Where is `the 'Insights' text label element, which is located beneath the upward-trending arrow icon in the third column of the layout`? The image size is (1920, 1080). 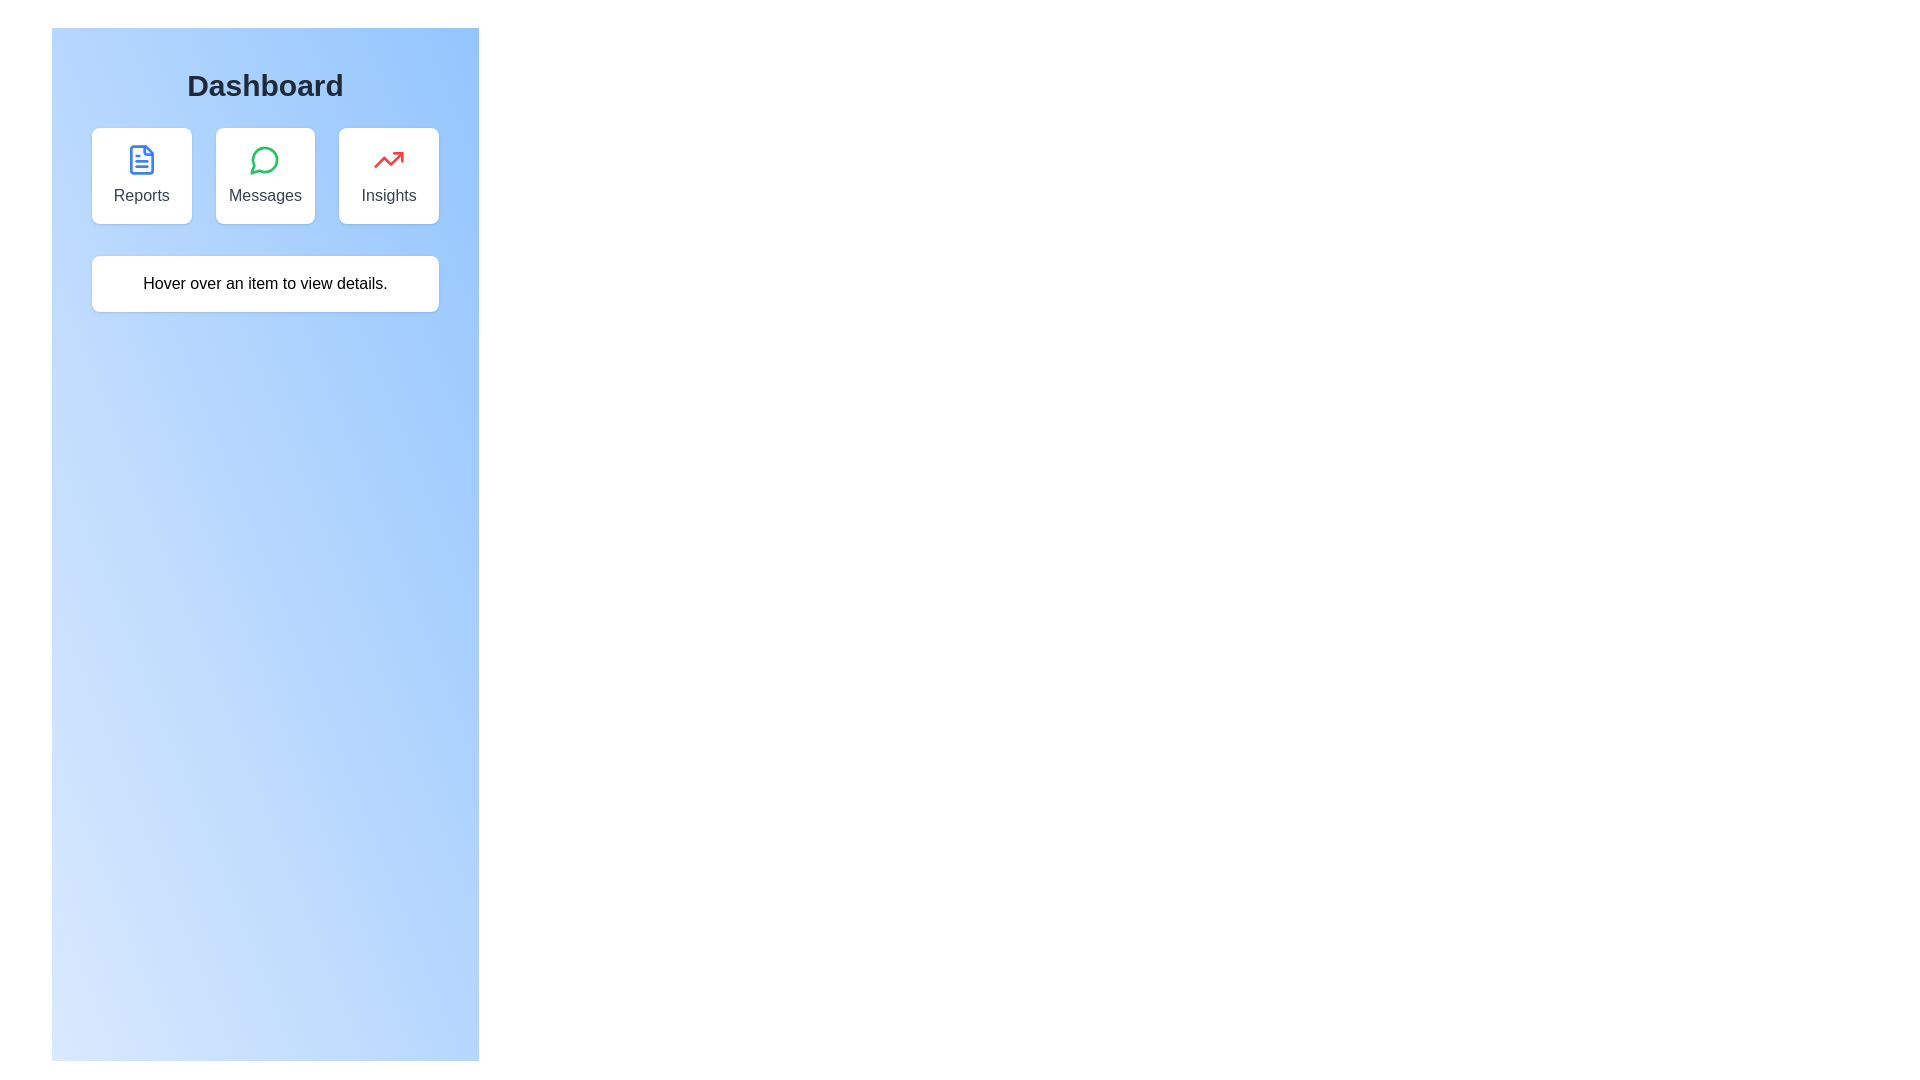 the 'Insights' text label element, which is located beneath the upward-trending arrow icon in the third column of the layout is located at coordinates (389, 196).